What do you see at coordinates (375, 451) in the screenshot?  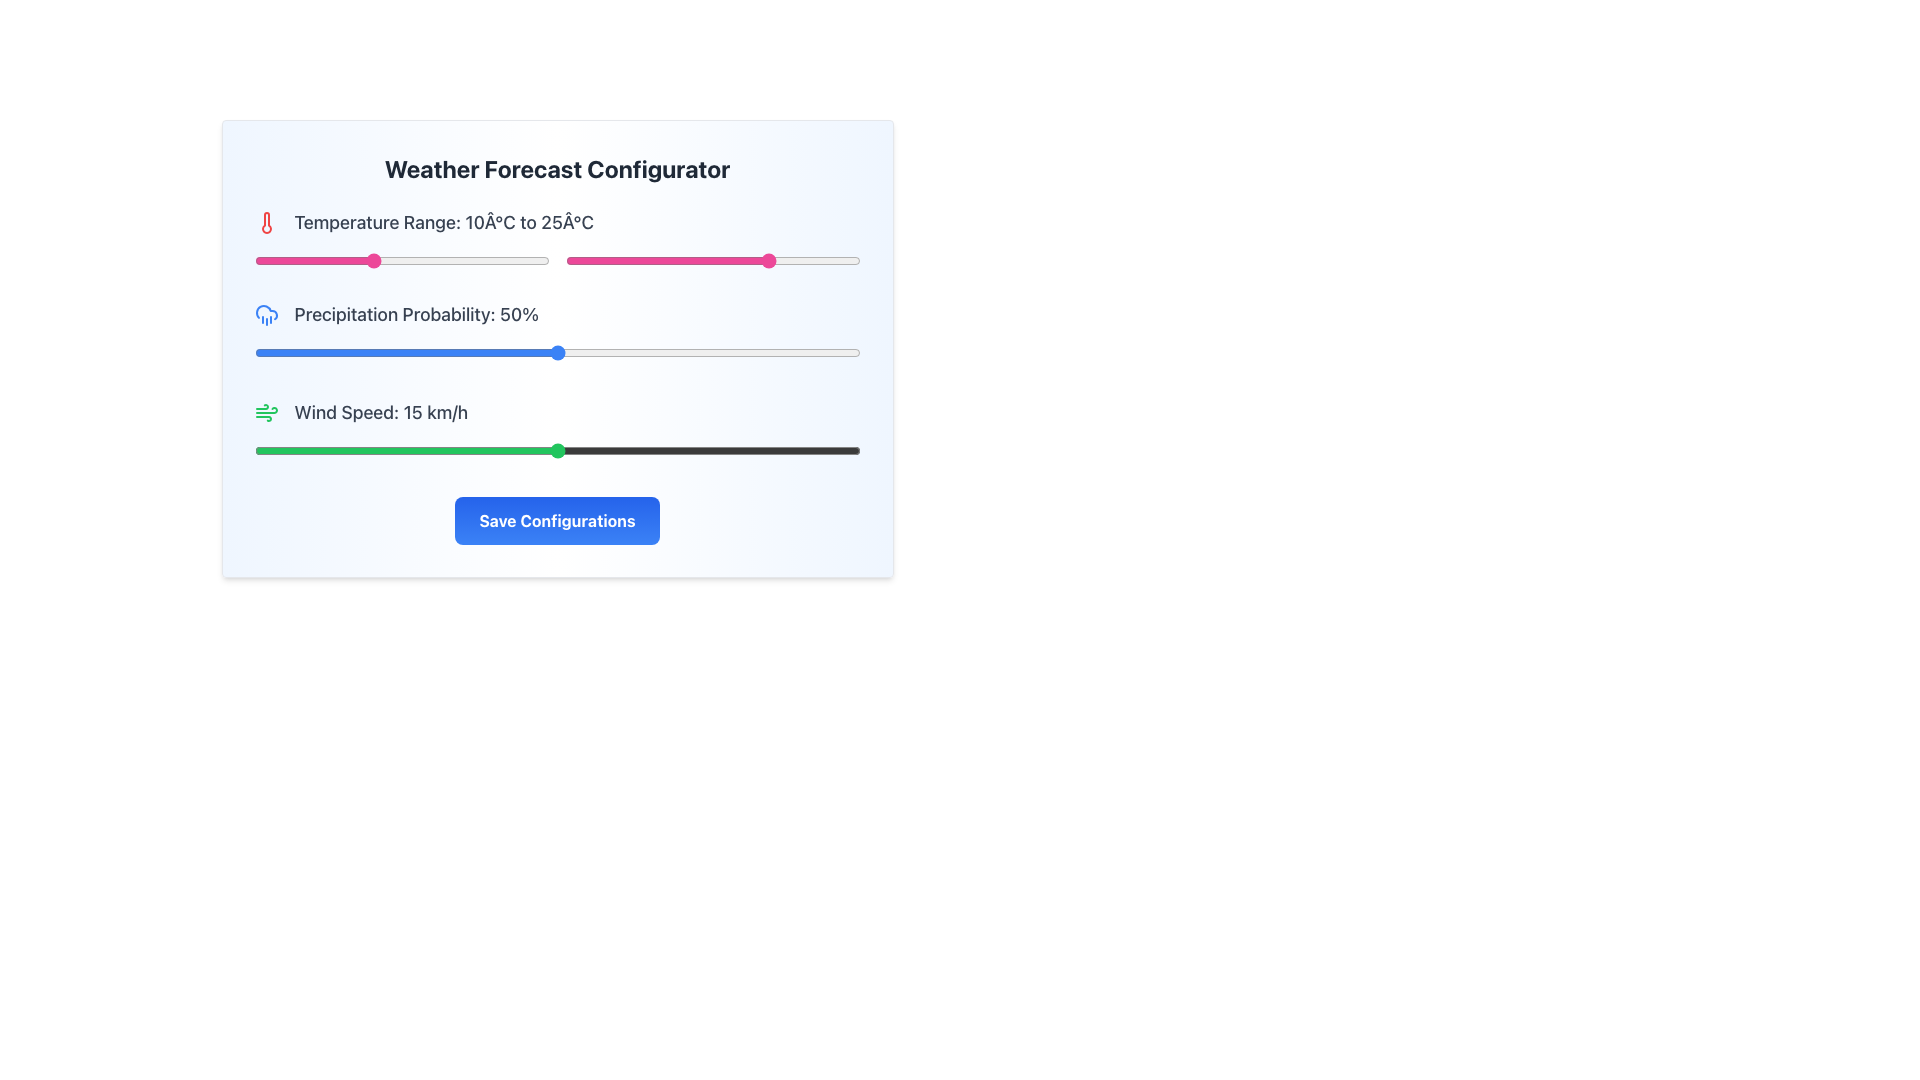 I see `wind speed` at bounding box center [375, 451].